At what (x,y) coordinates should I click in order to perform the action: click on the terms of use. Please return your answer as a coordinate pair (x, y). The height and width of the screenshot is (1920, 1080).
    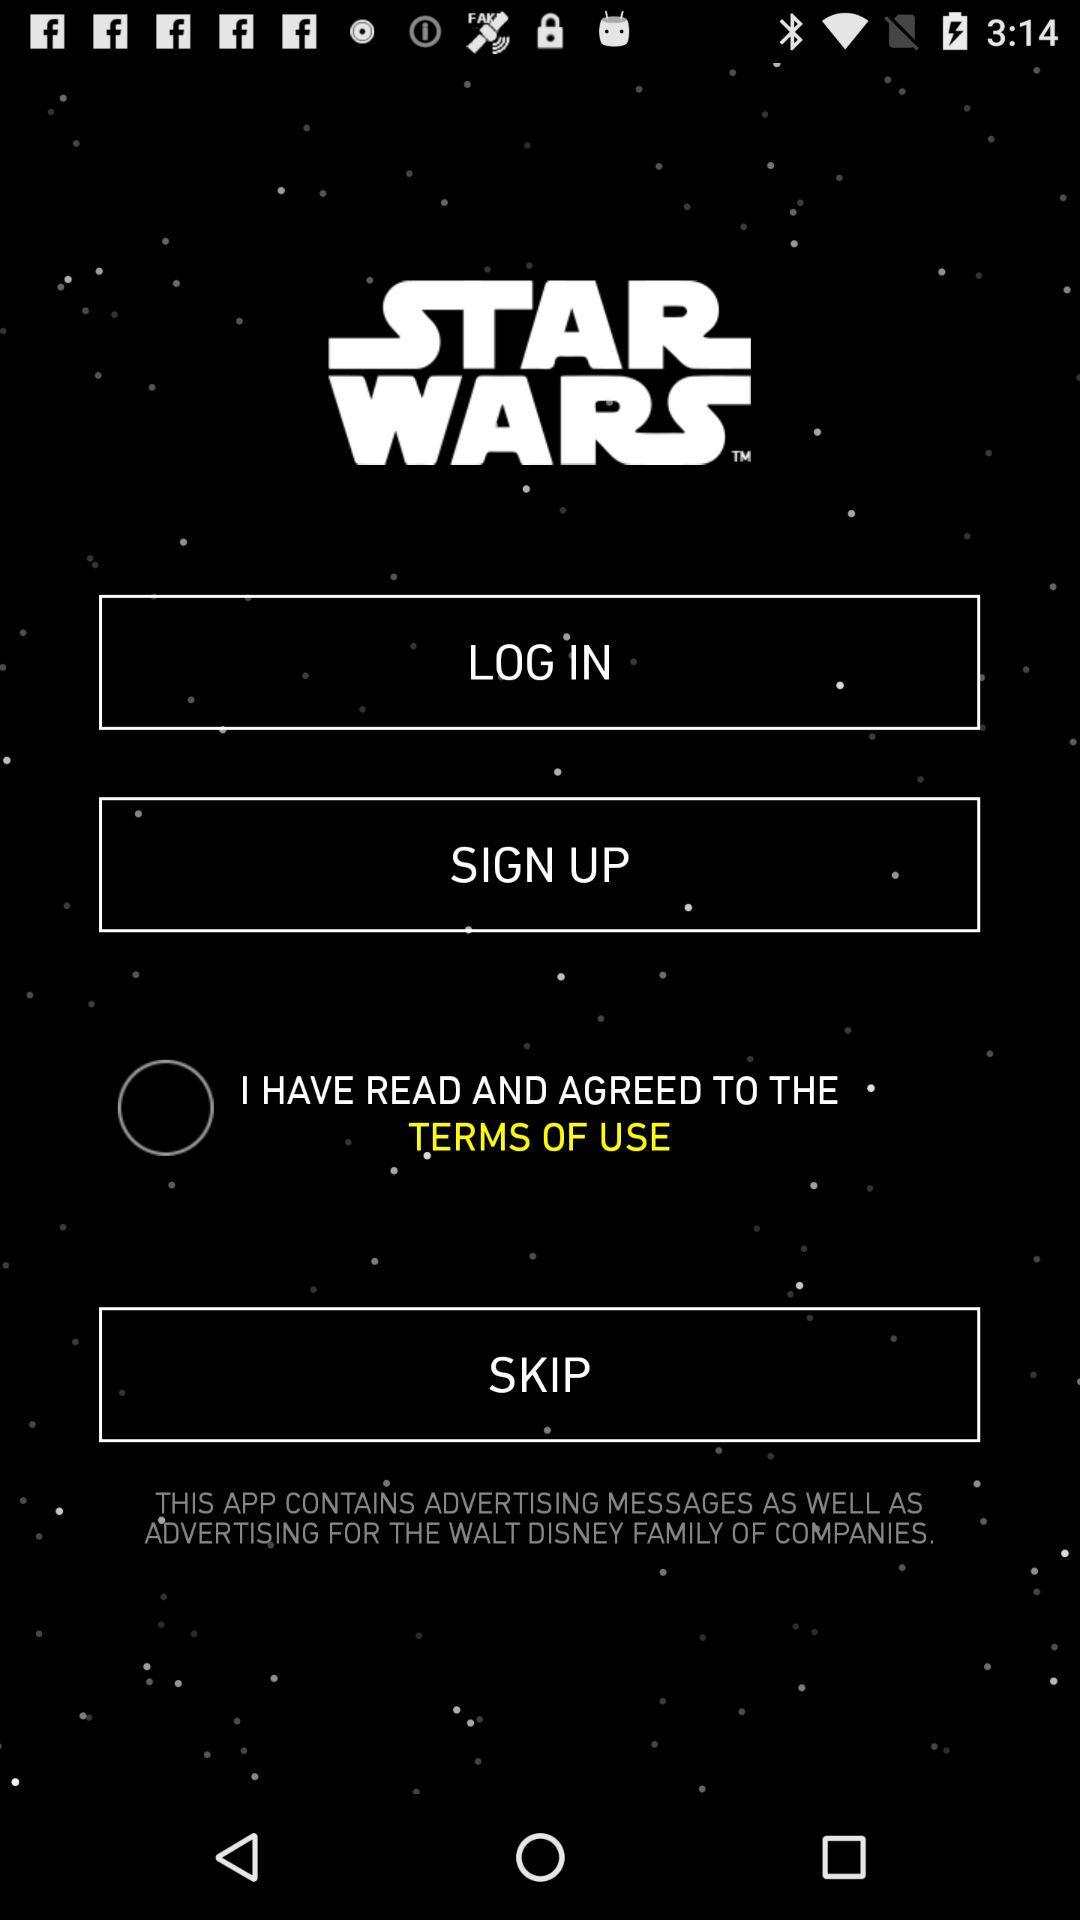
    Looking at the image, I should click on (538, 1136).